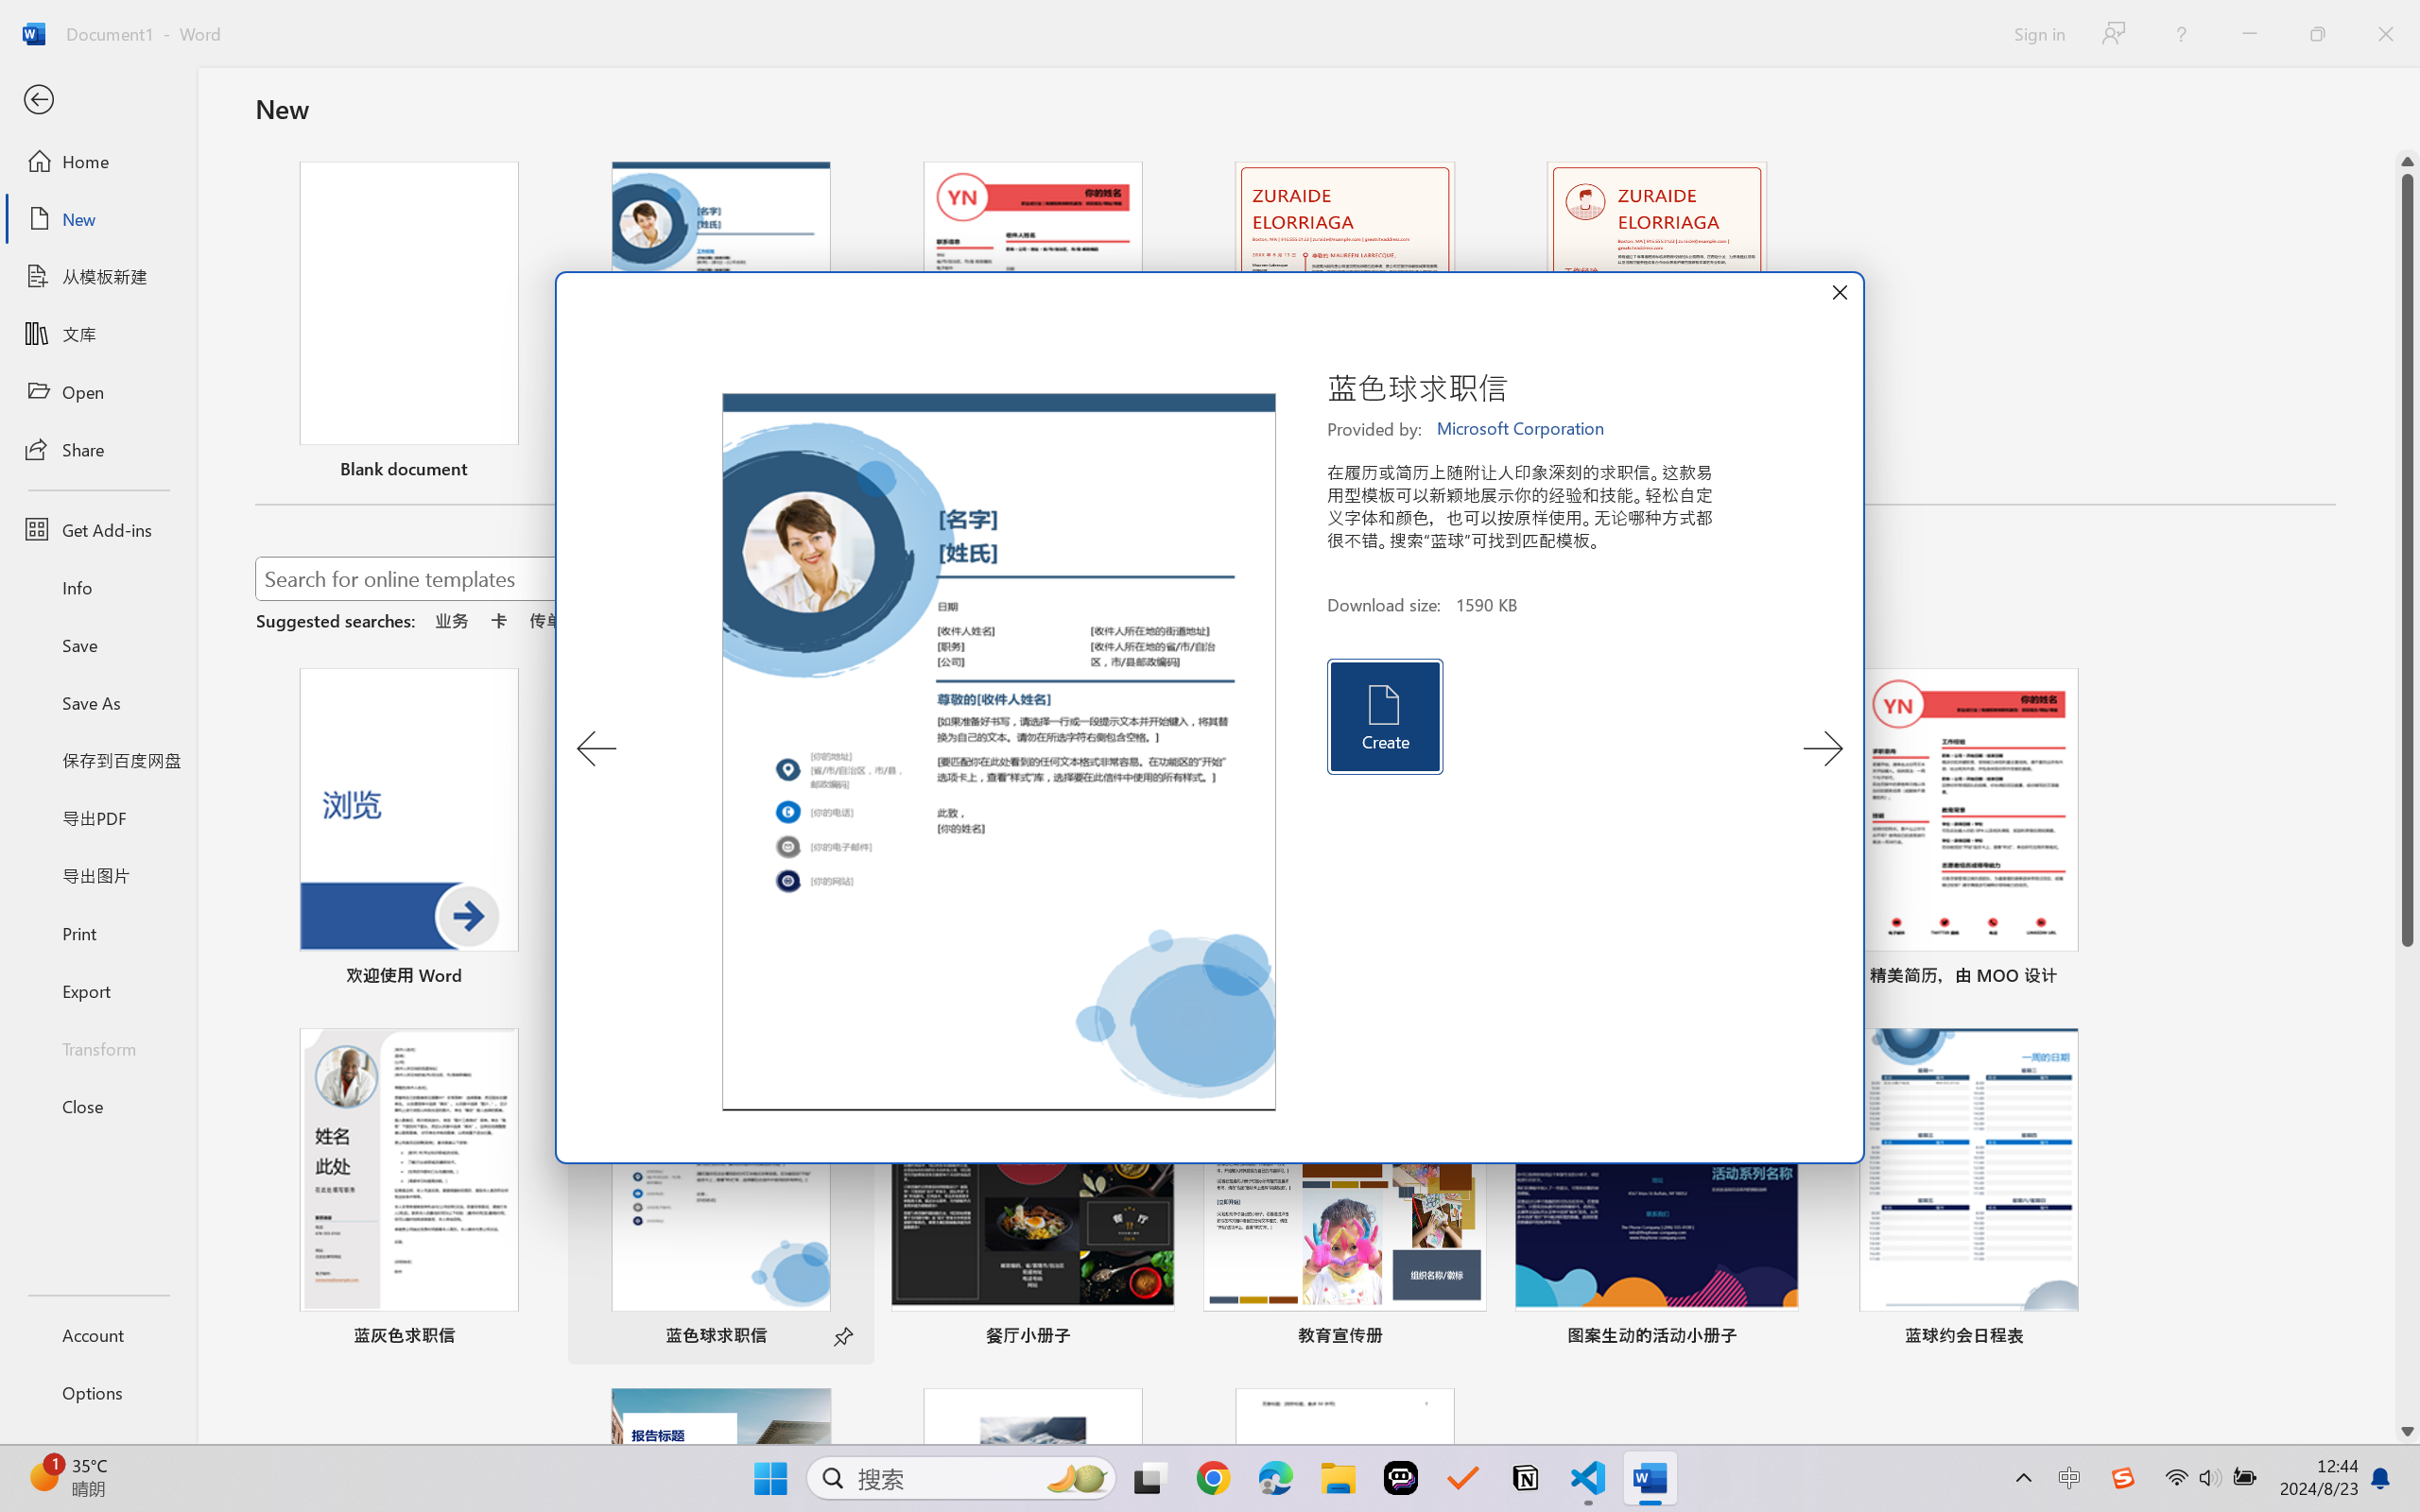 The image size is (2420, 1512). What do you see at coordinates (97, 1391) in the screenshot?
I see `'Options'` at bounding box center [97, 1391].